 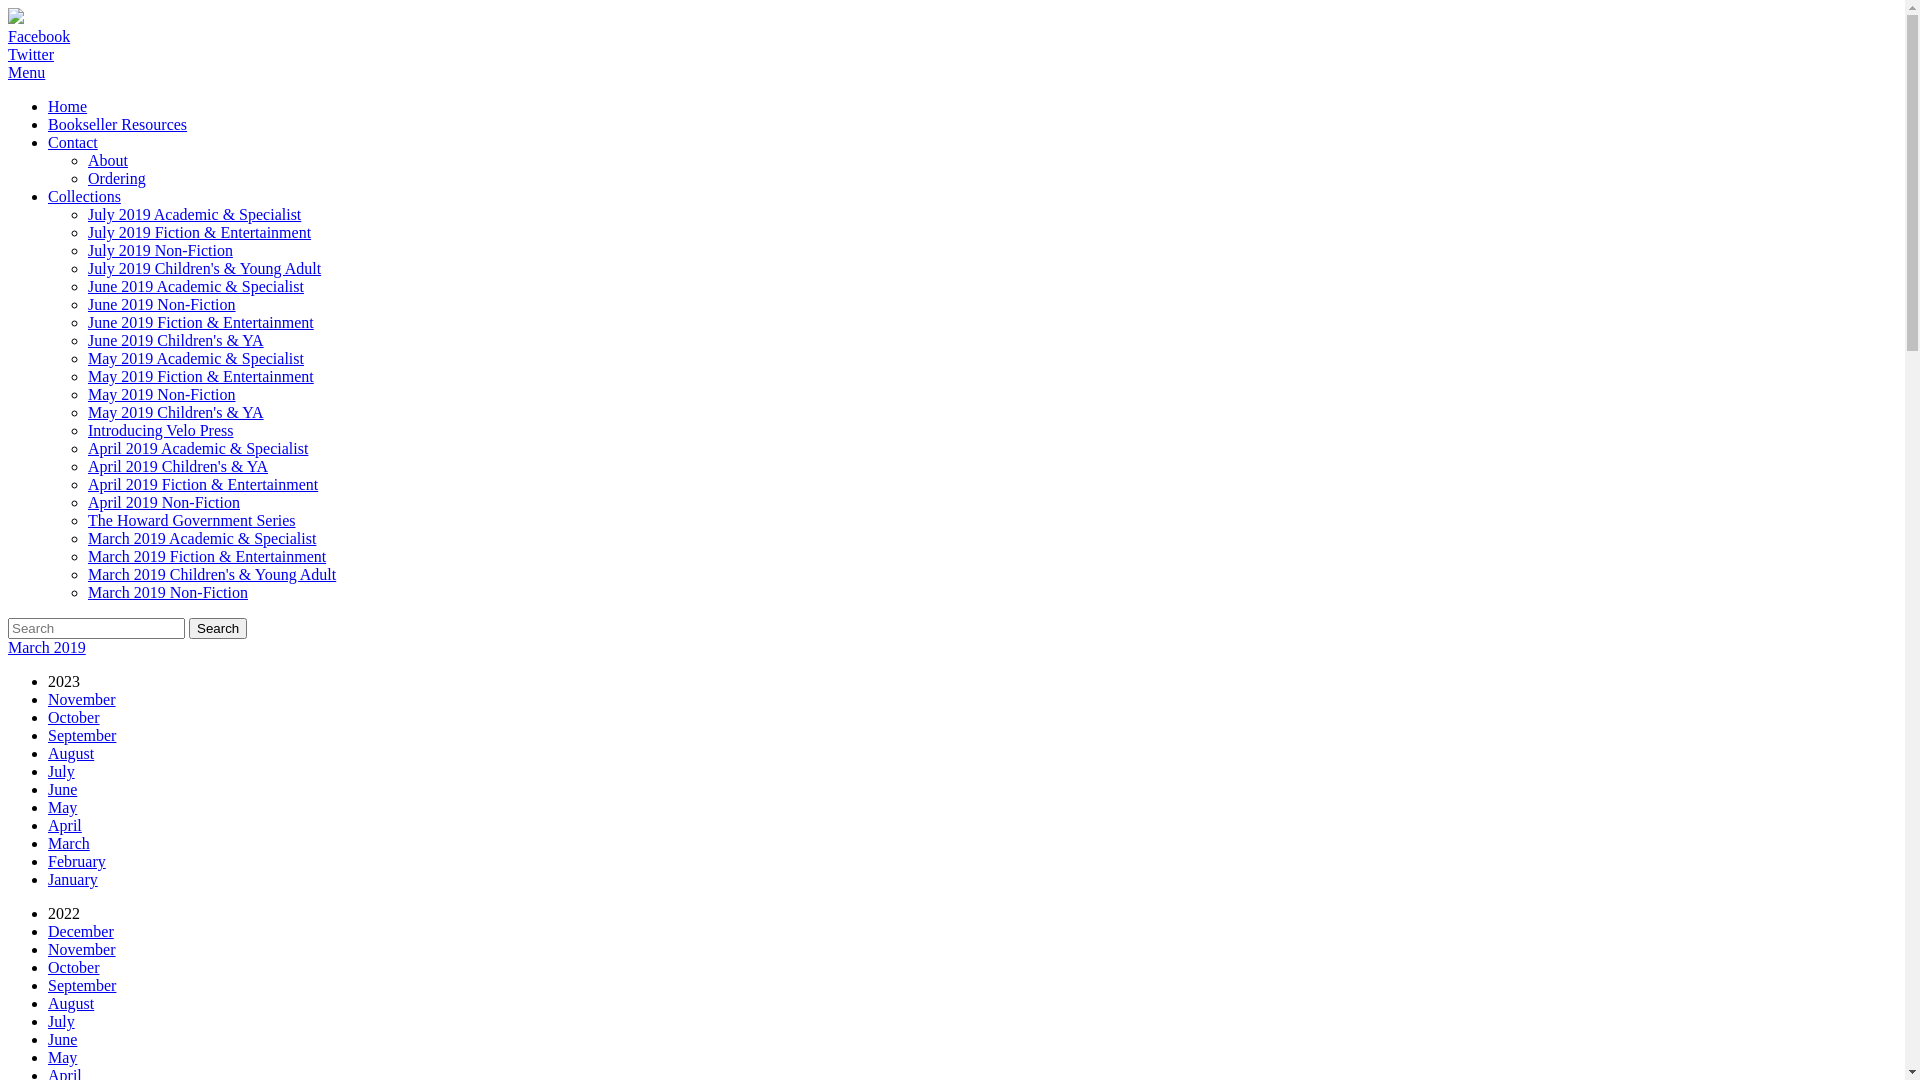 What do you see at coordinates (72, 141) in the screenshot?
I see `'Contact'` at bounding box center [72, 141].